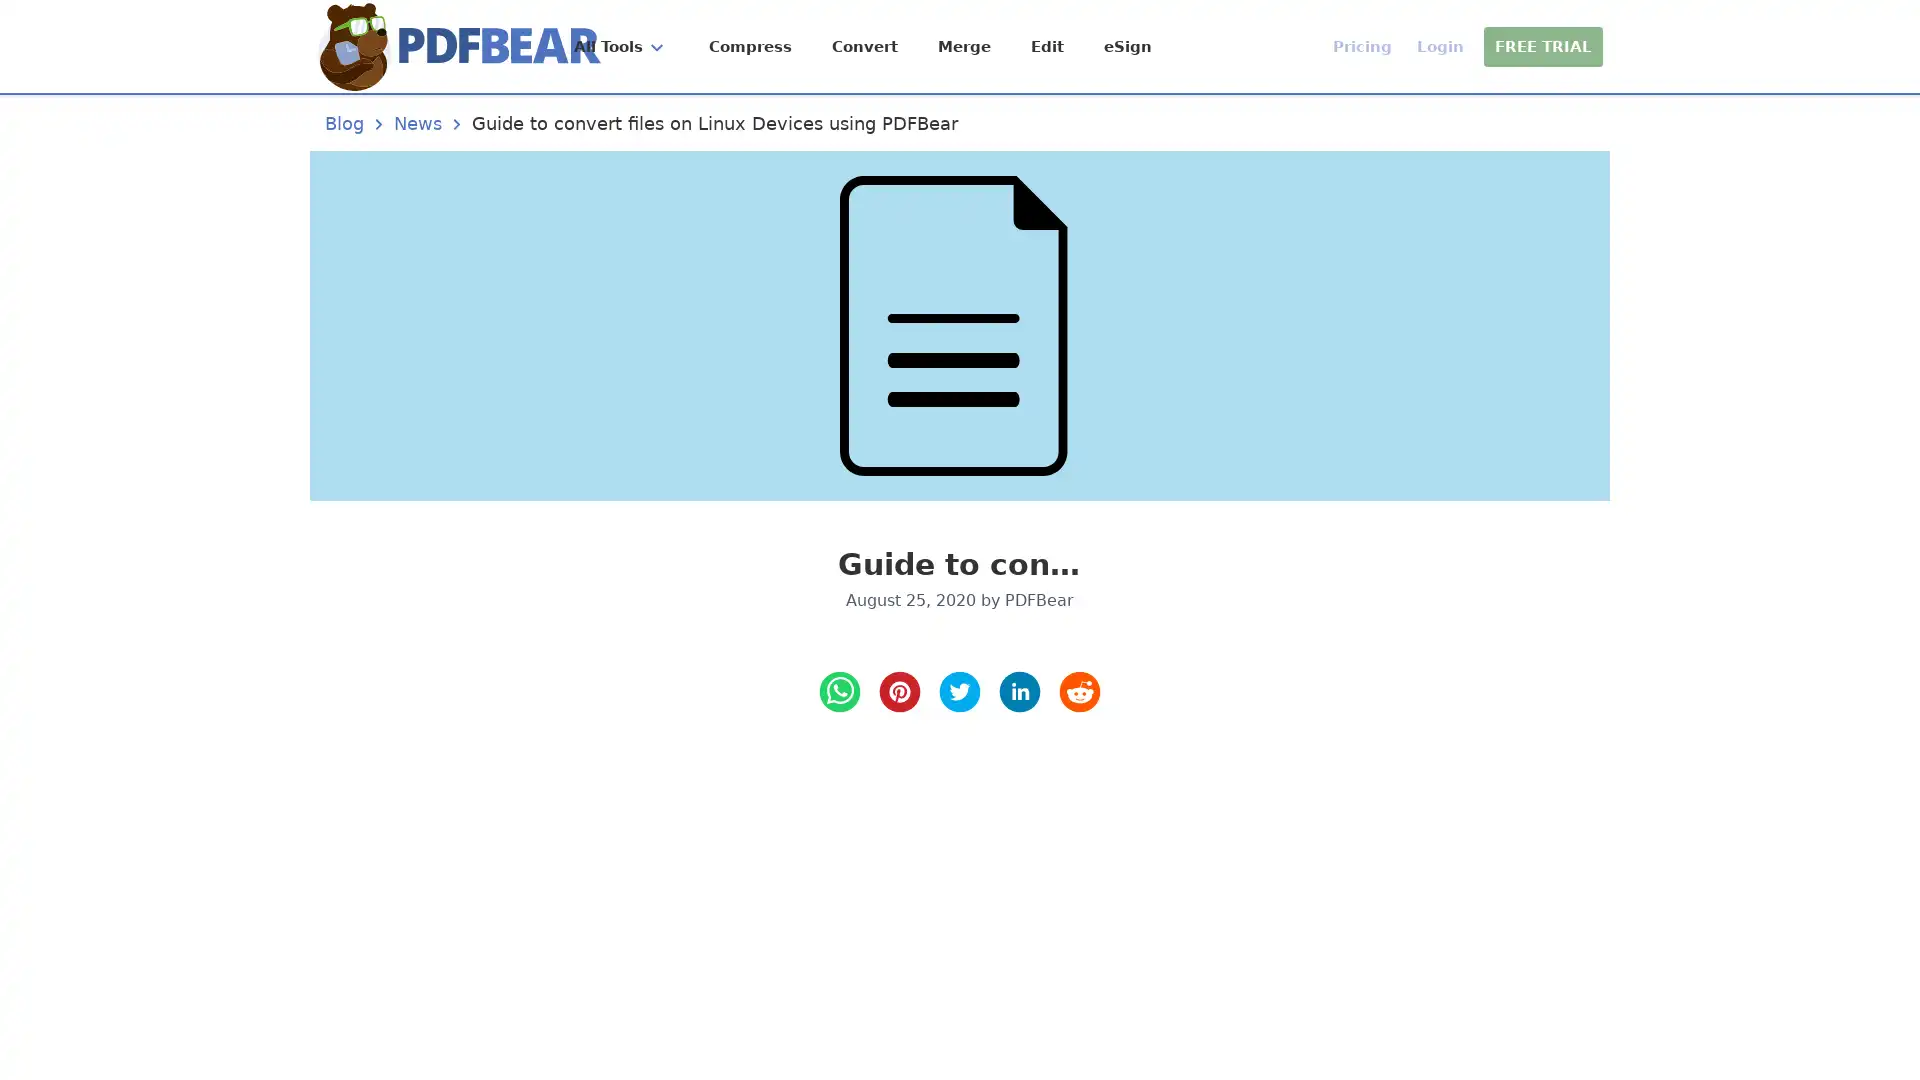 This screenshot has width=1920, height=1080. What do you see at coordinates (748, 45) in the screenshot?
I see `Compress` at bounding box center [748, 45].